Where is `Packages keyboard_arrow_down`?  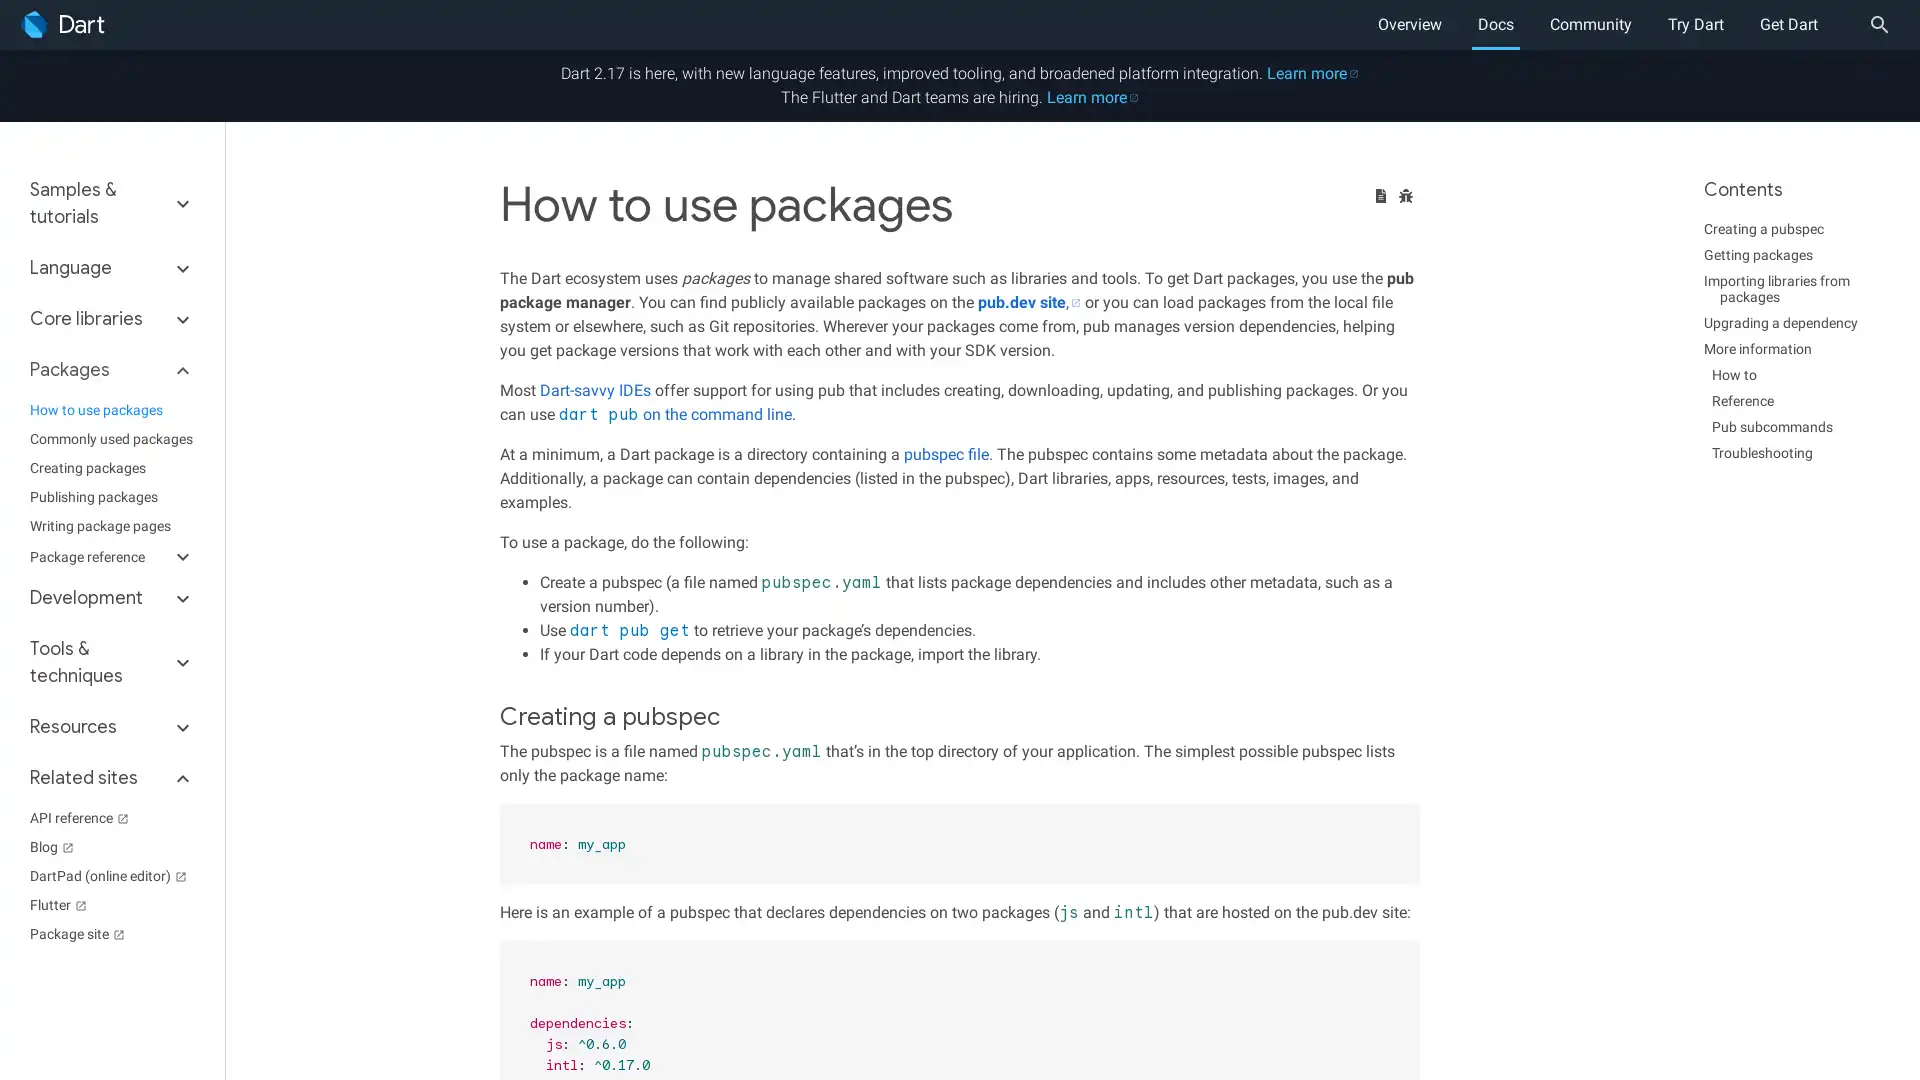 Packages keyboard_arrow_down is located at coordinates (111, 370).